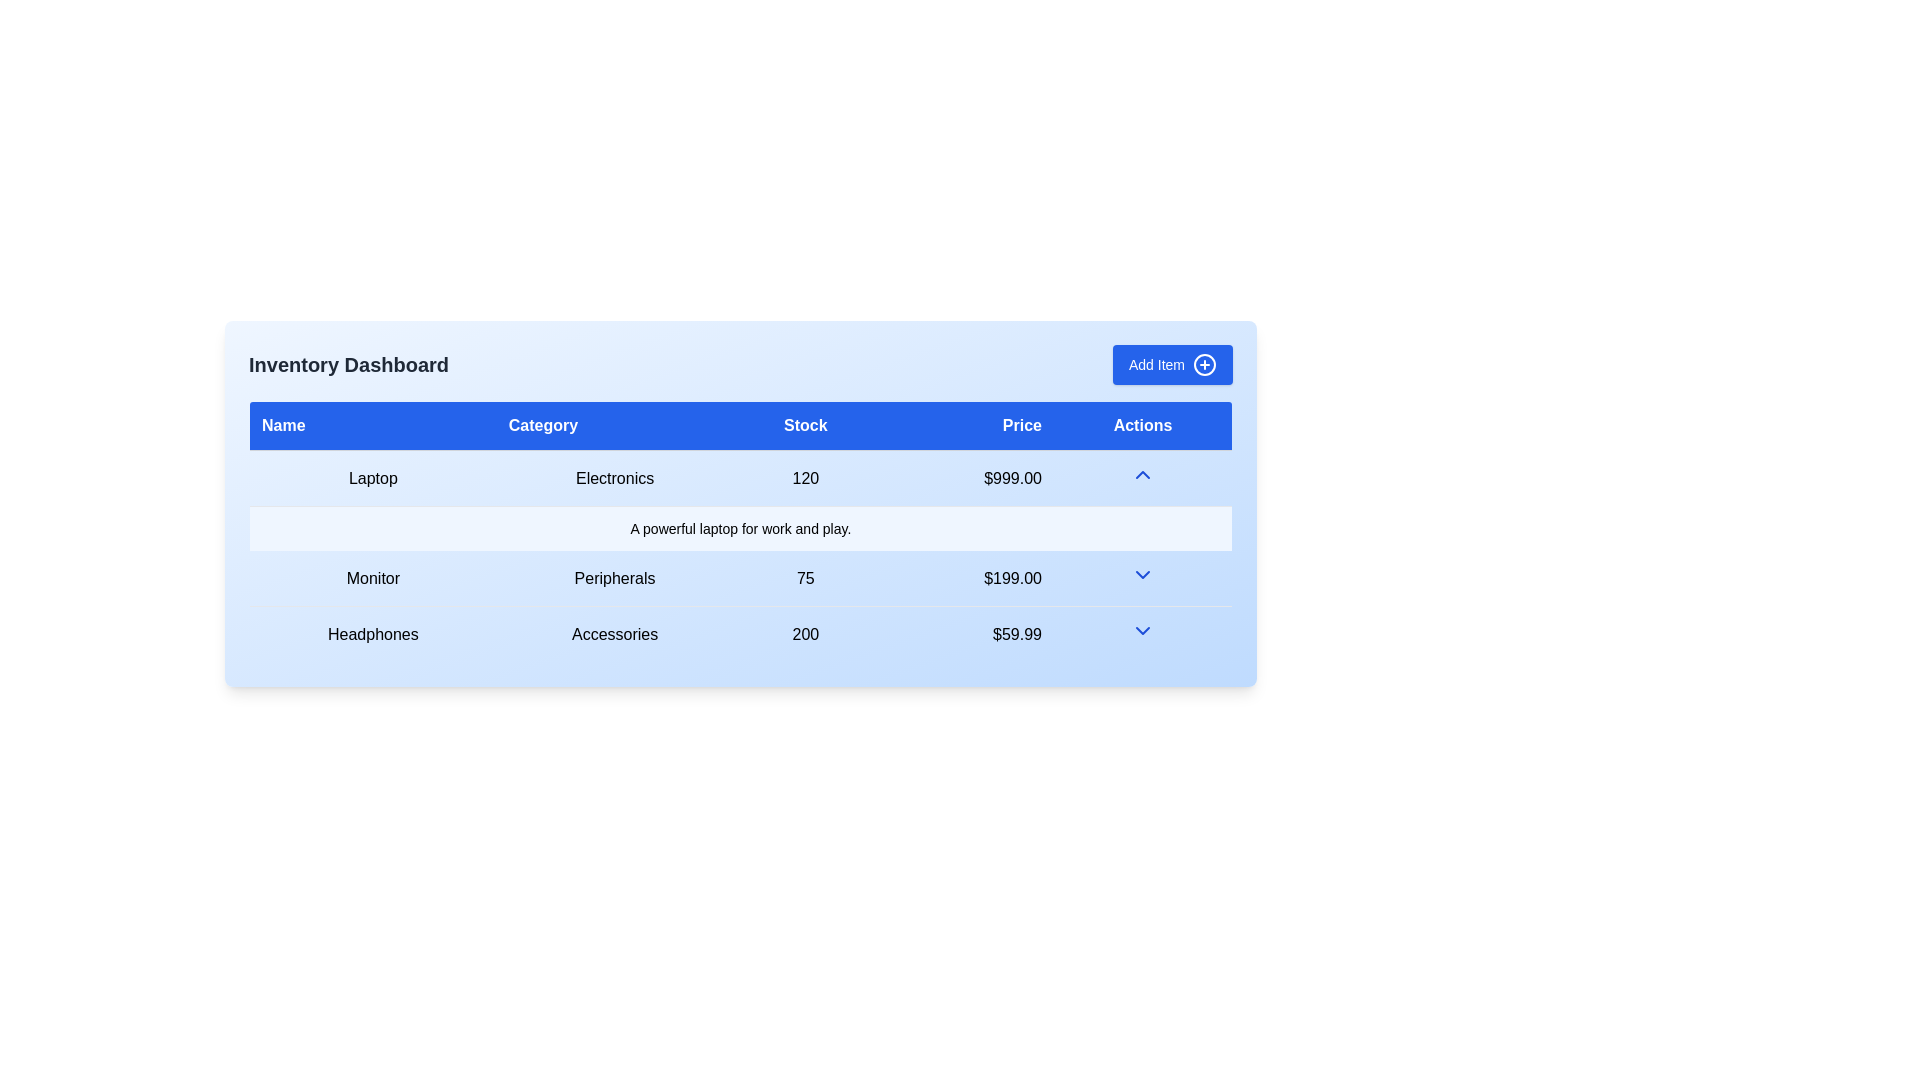 The width and height of the screenshot is (1920, 1080). What do you see at coordinates (966, 478) in the screenshot?
I see `the price value displayed in the Text Label located in the 'Price' column of the table, next to the 'Stock' cell for the 'Laptop' item in the 'Electronics' category` at bounding box center [966, 478].